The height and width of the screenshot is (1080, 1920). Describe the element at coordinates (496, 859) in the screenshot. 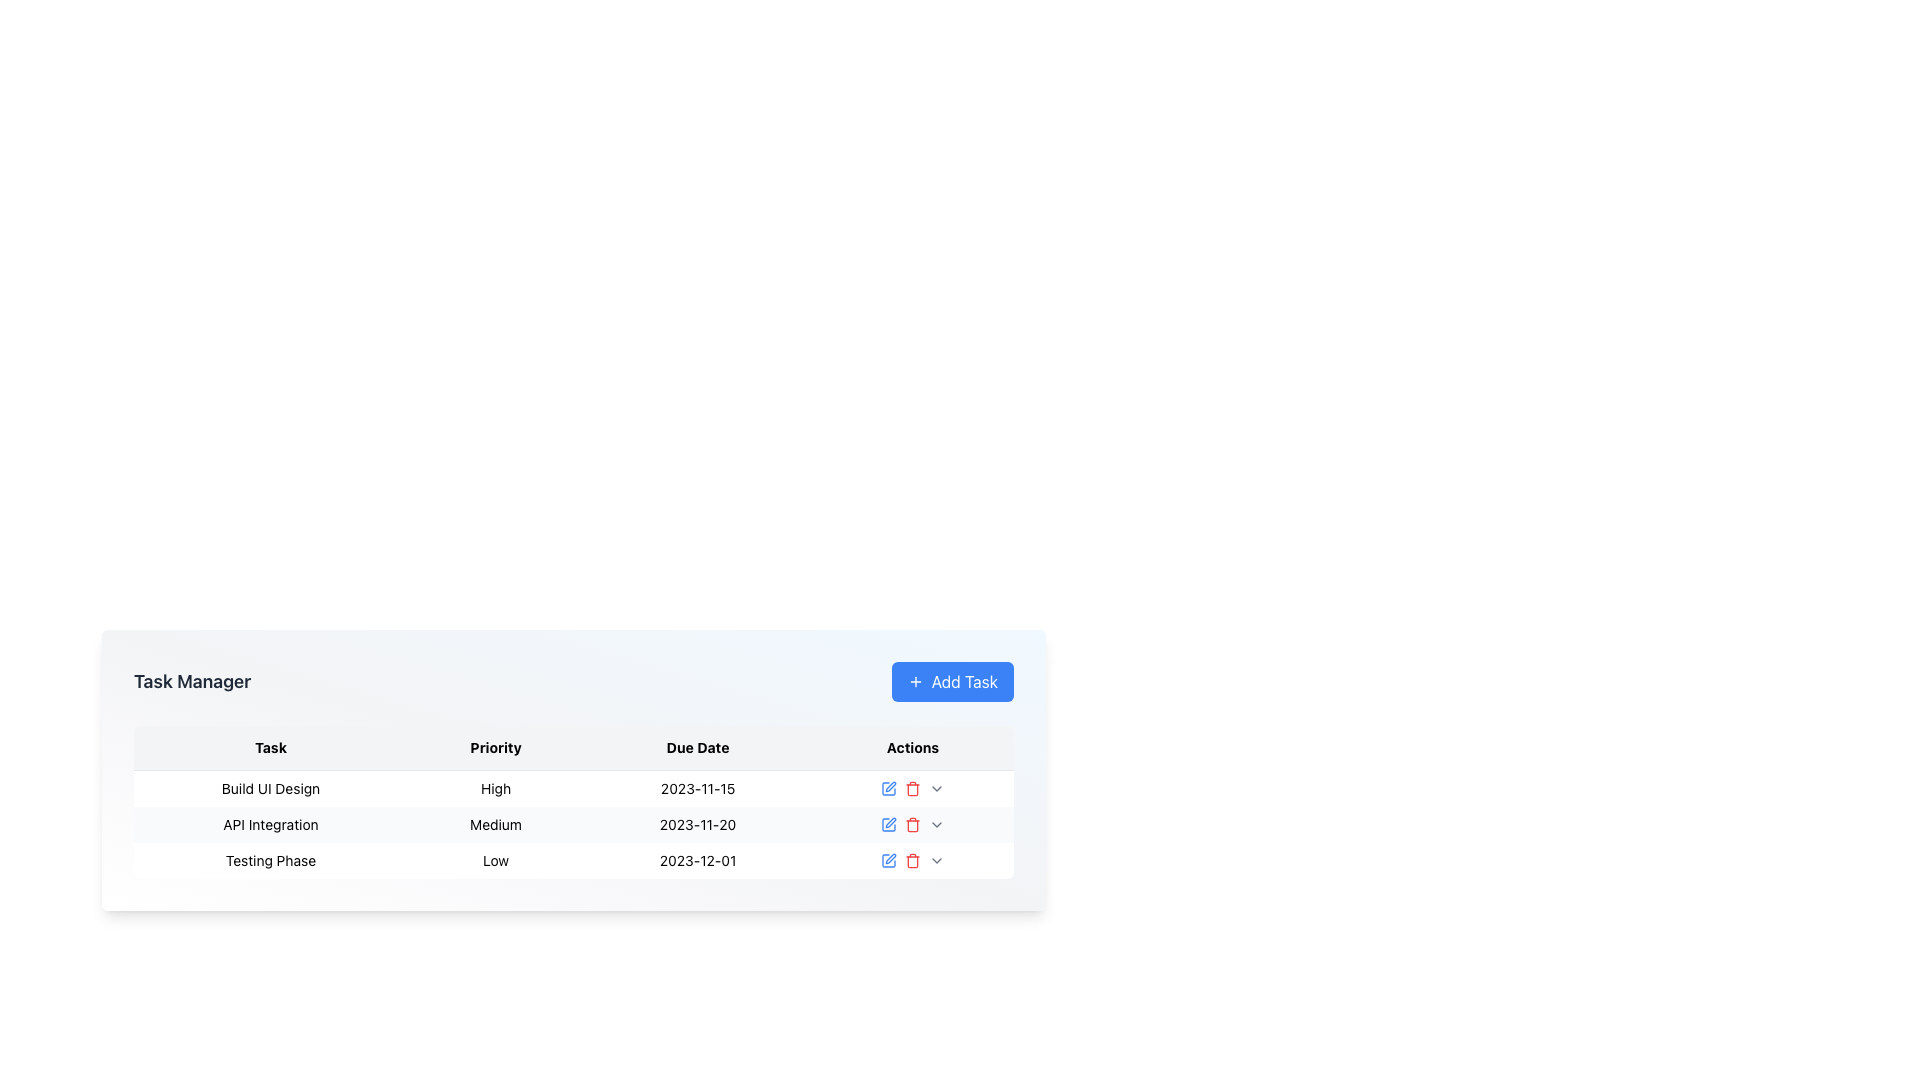

I see `the text label 'Low' in the 'Priority' column, which is the second cell for the 'Testing Phase' task in the bottom row of the table` at that location.